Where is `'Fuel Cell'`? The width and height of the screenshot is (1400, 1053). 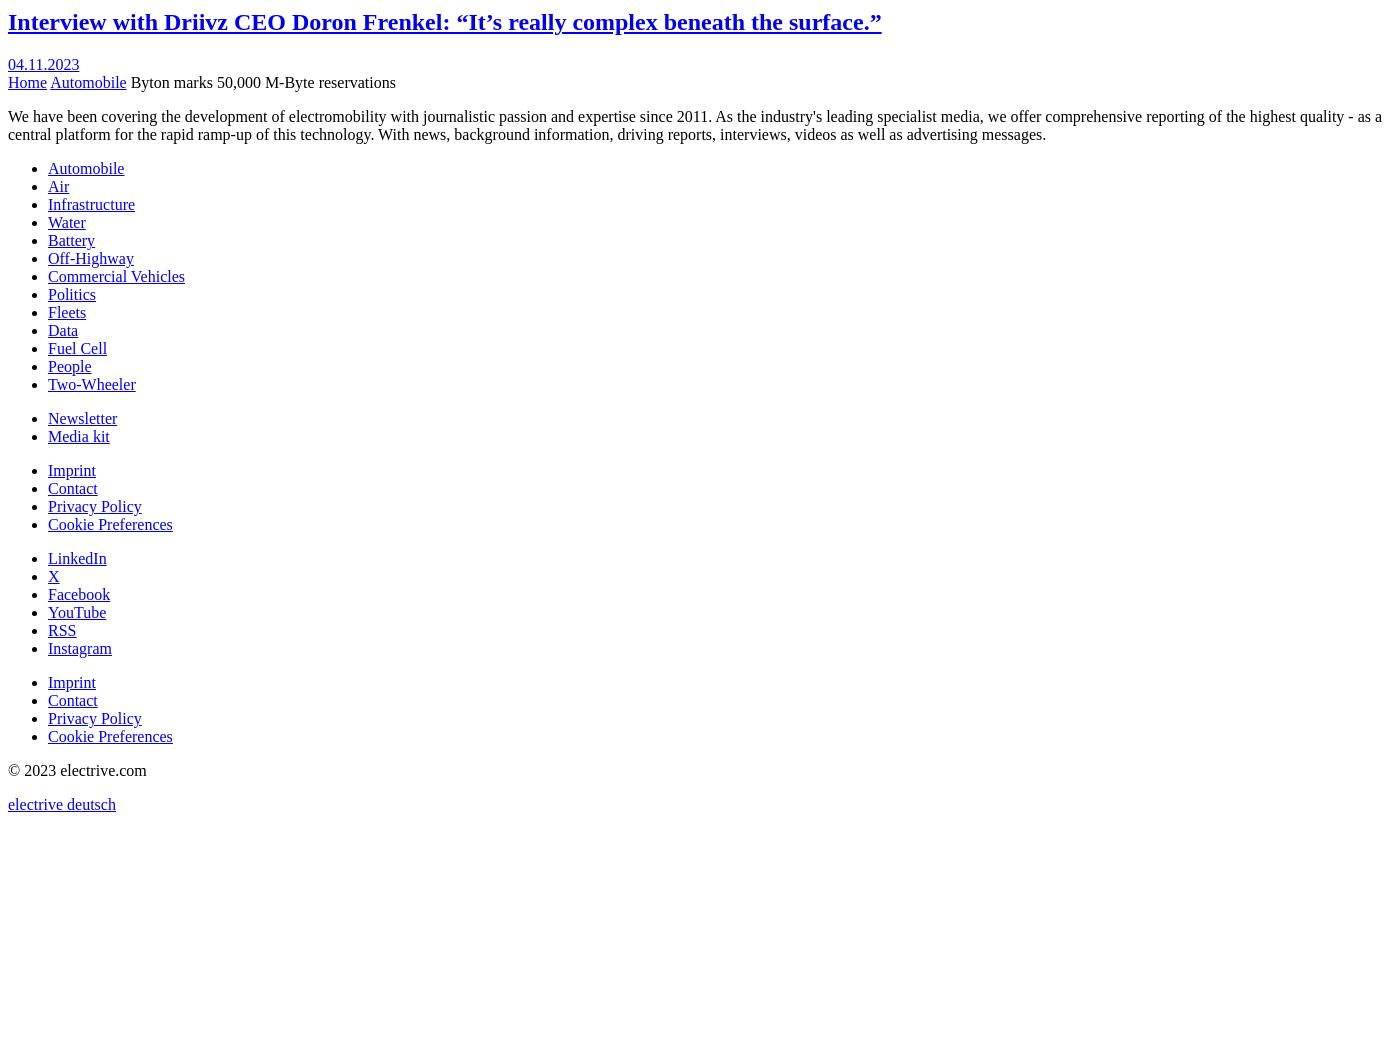
'Fuel Cell' is located at coordinates (77, 347).